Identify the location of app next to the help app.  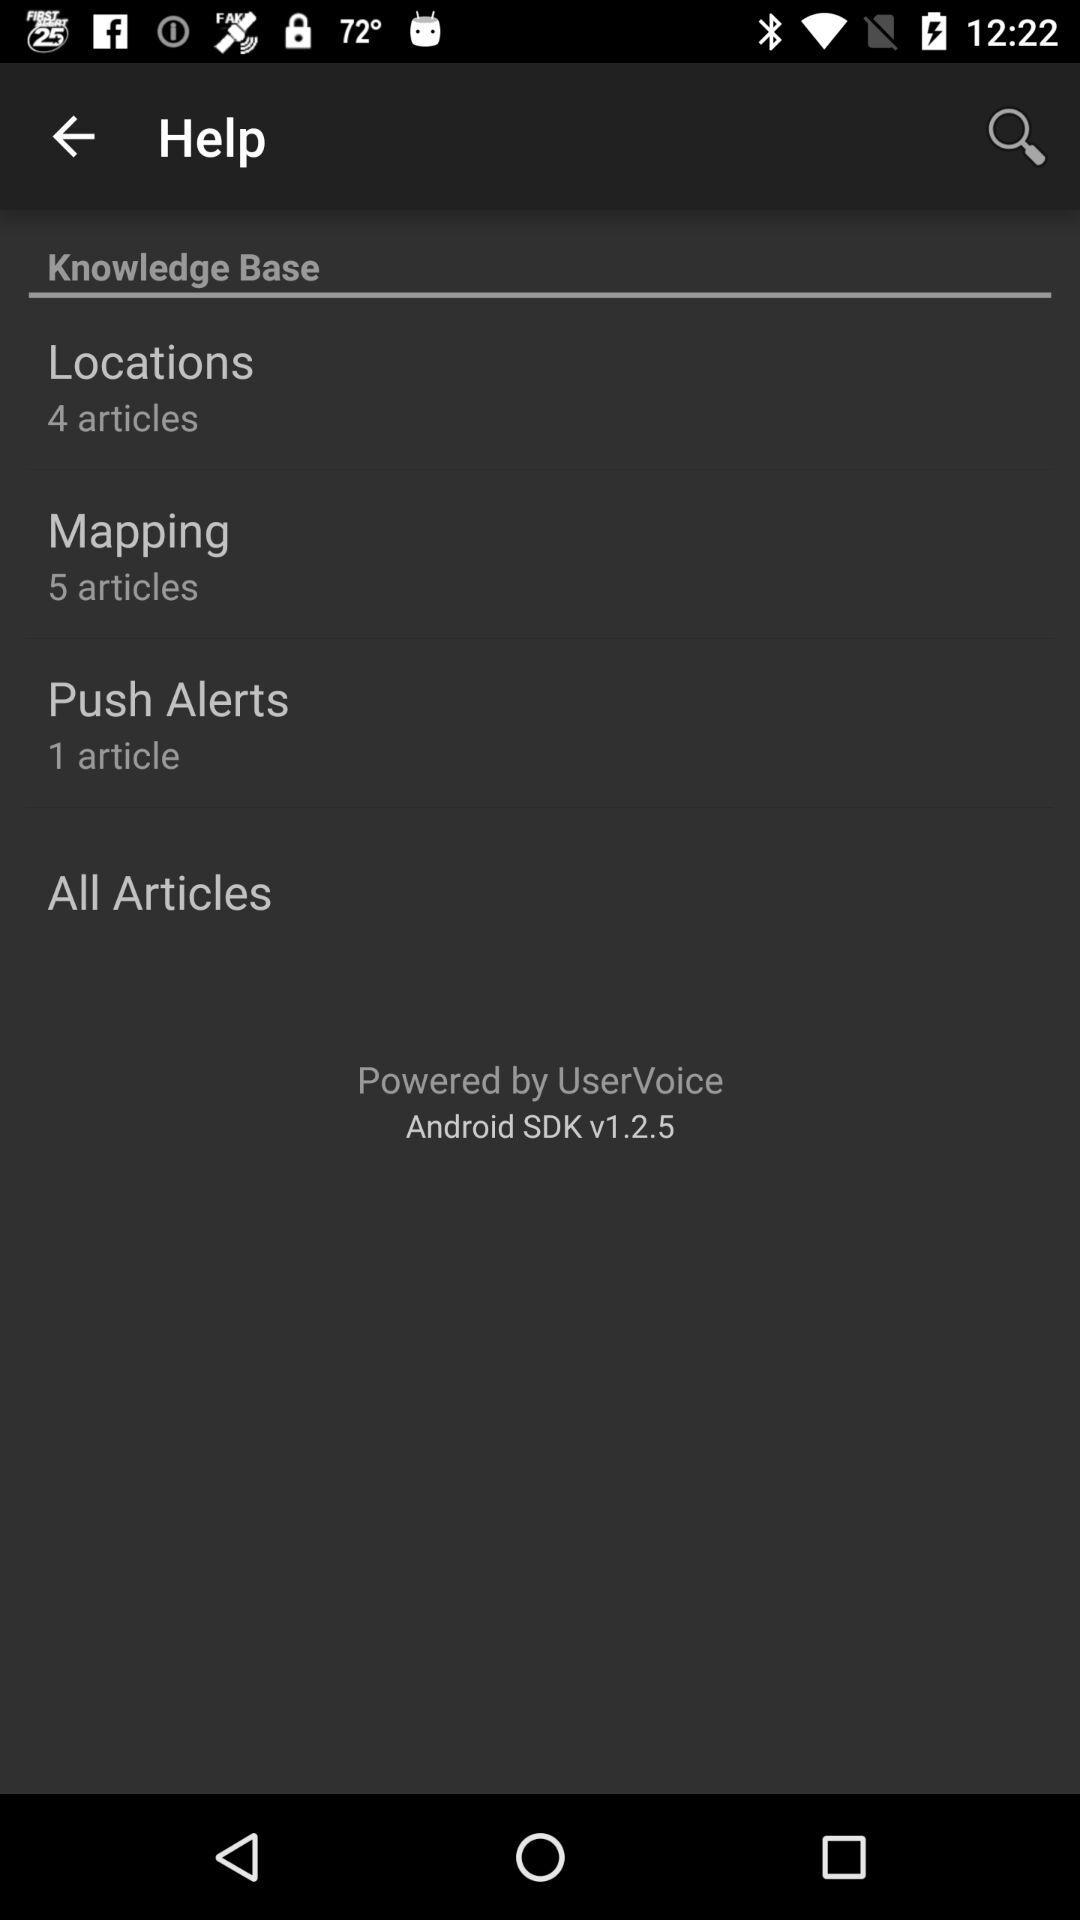
(1017, 135).